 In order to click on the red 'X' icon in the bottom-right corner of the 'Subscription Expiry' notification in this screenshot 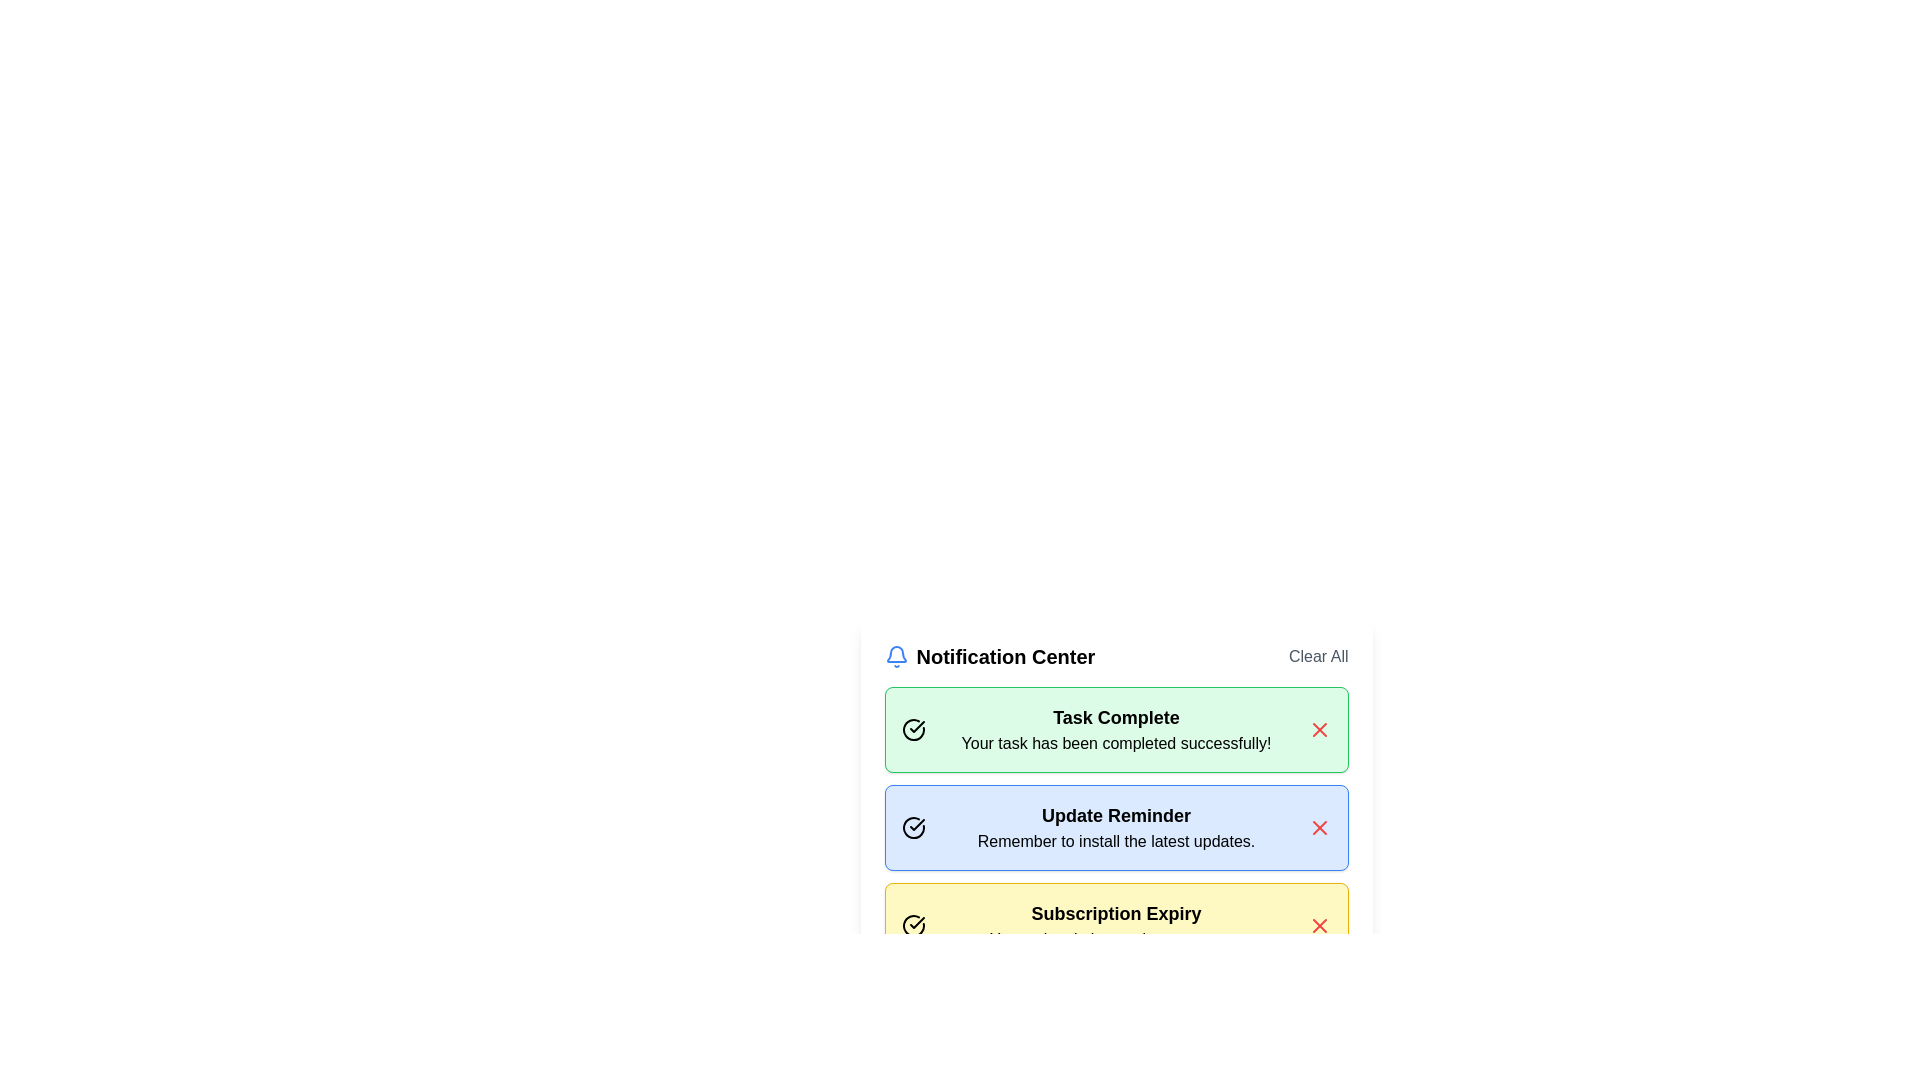, I will do `click(1319, 925)`.